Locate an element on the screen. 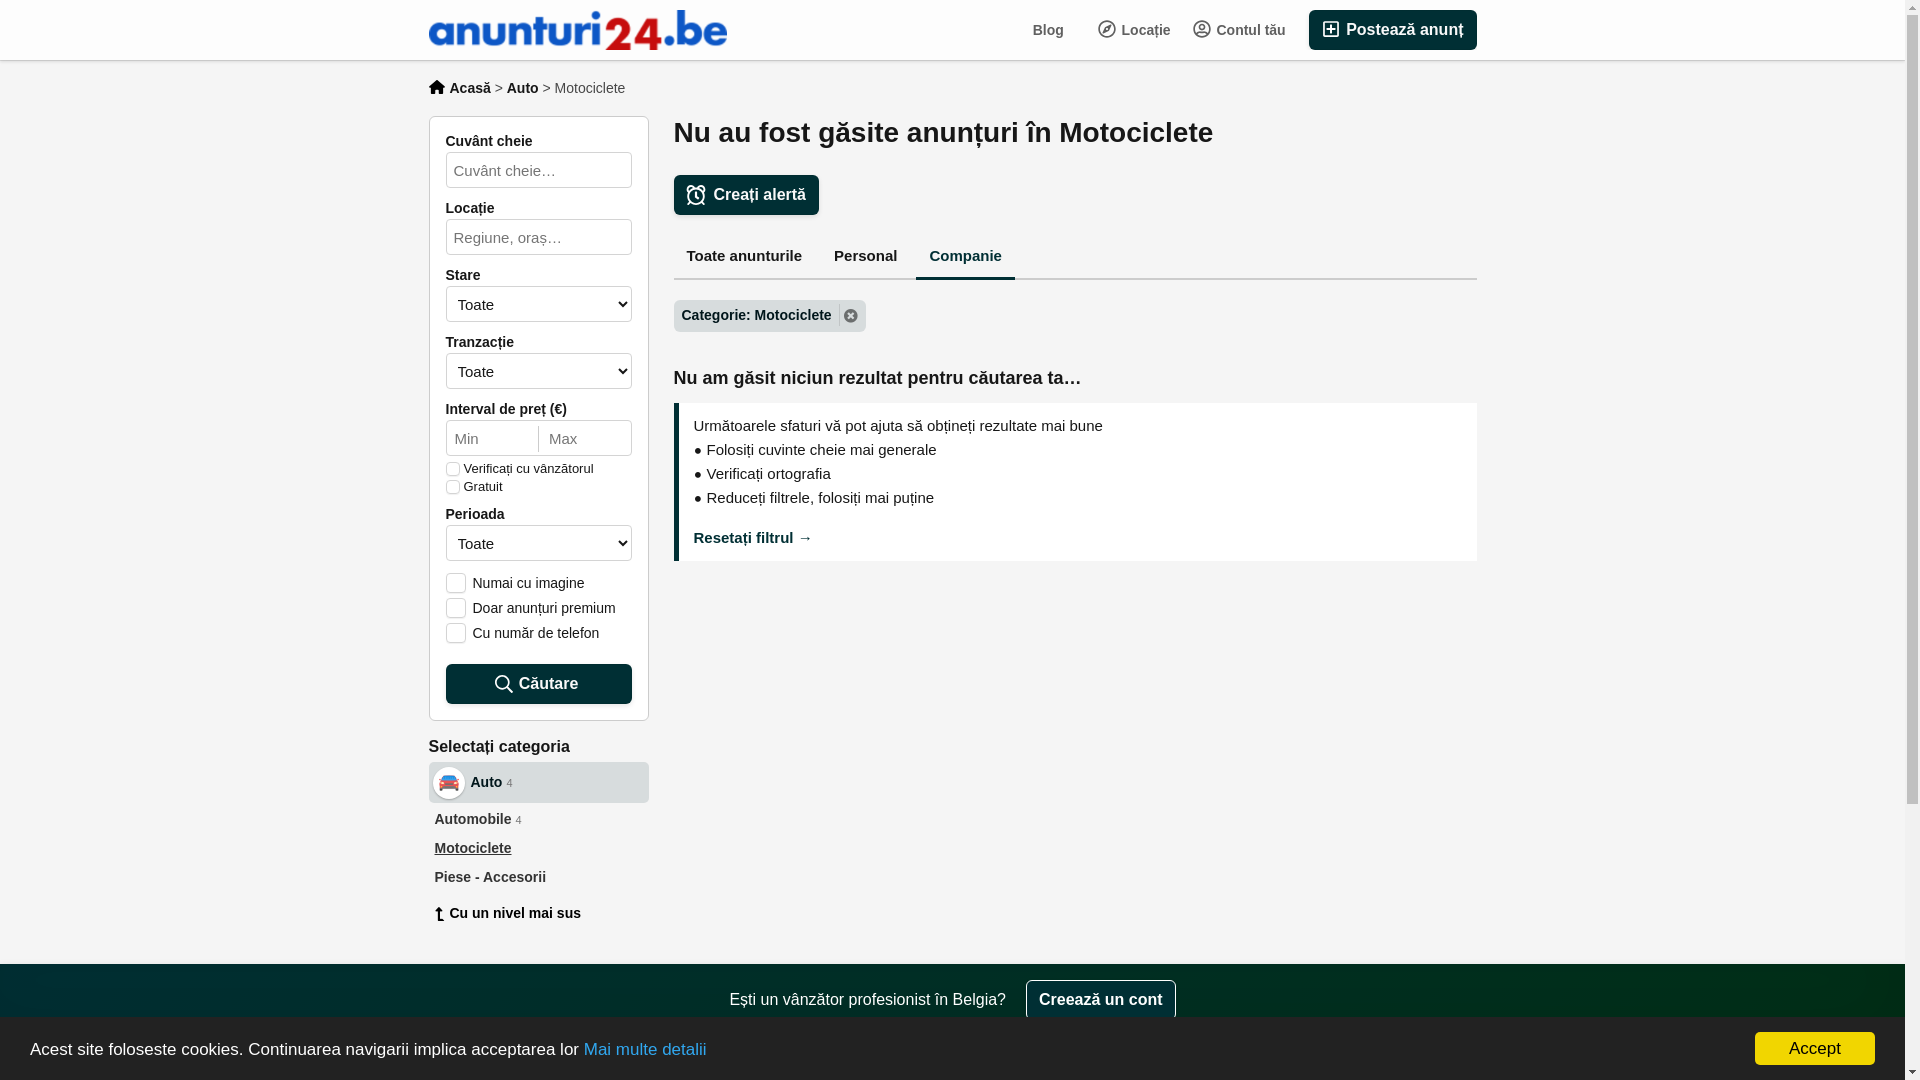 The width and height of the screenshot is (1920, 1080). 'Motociclete' is located at coordinates (426, 848).